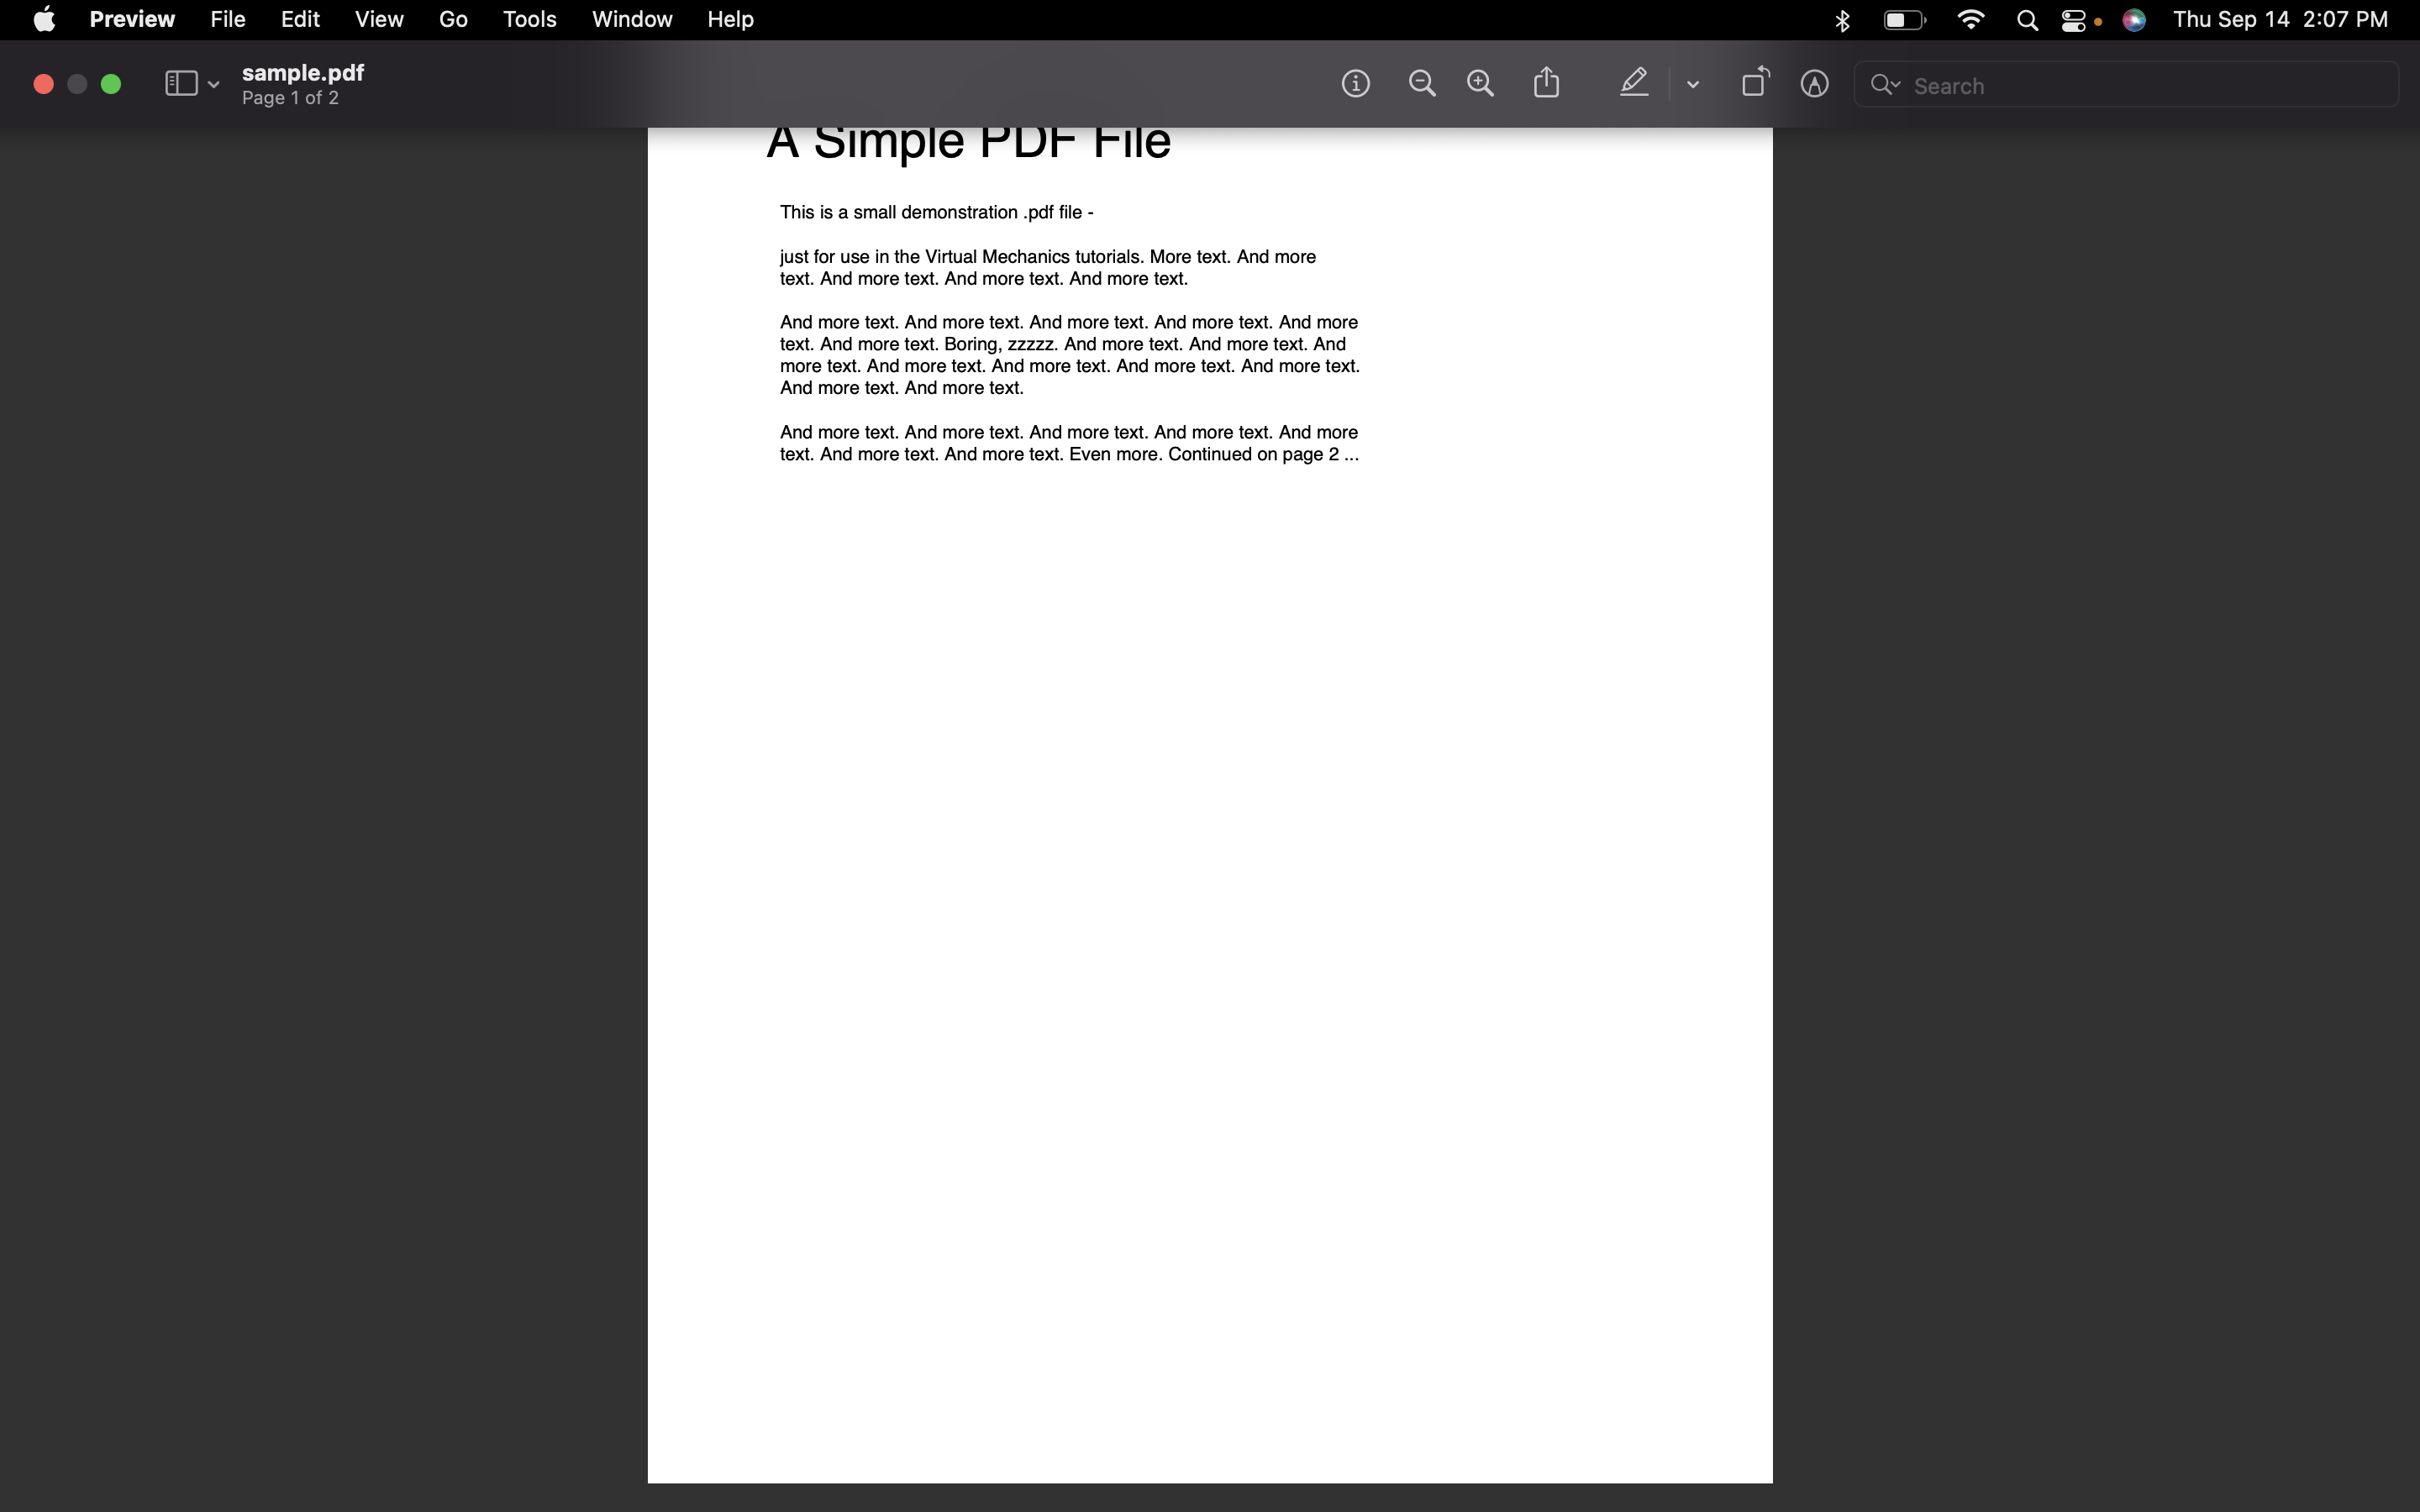 This screenshot has width=2420, height=1512. I want to click on Distribute the document using Messages, so click(1544, 84).